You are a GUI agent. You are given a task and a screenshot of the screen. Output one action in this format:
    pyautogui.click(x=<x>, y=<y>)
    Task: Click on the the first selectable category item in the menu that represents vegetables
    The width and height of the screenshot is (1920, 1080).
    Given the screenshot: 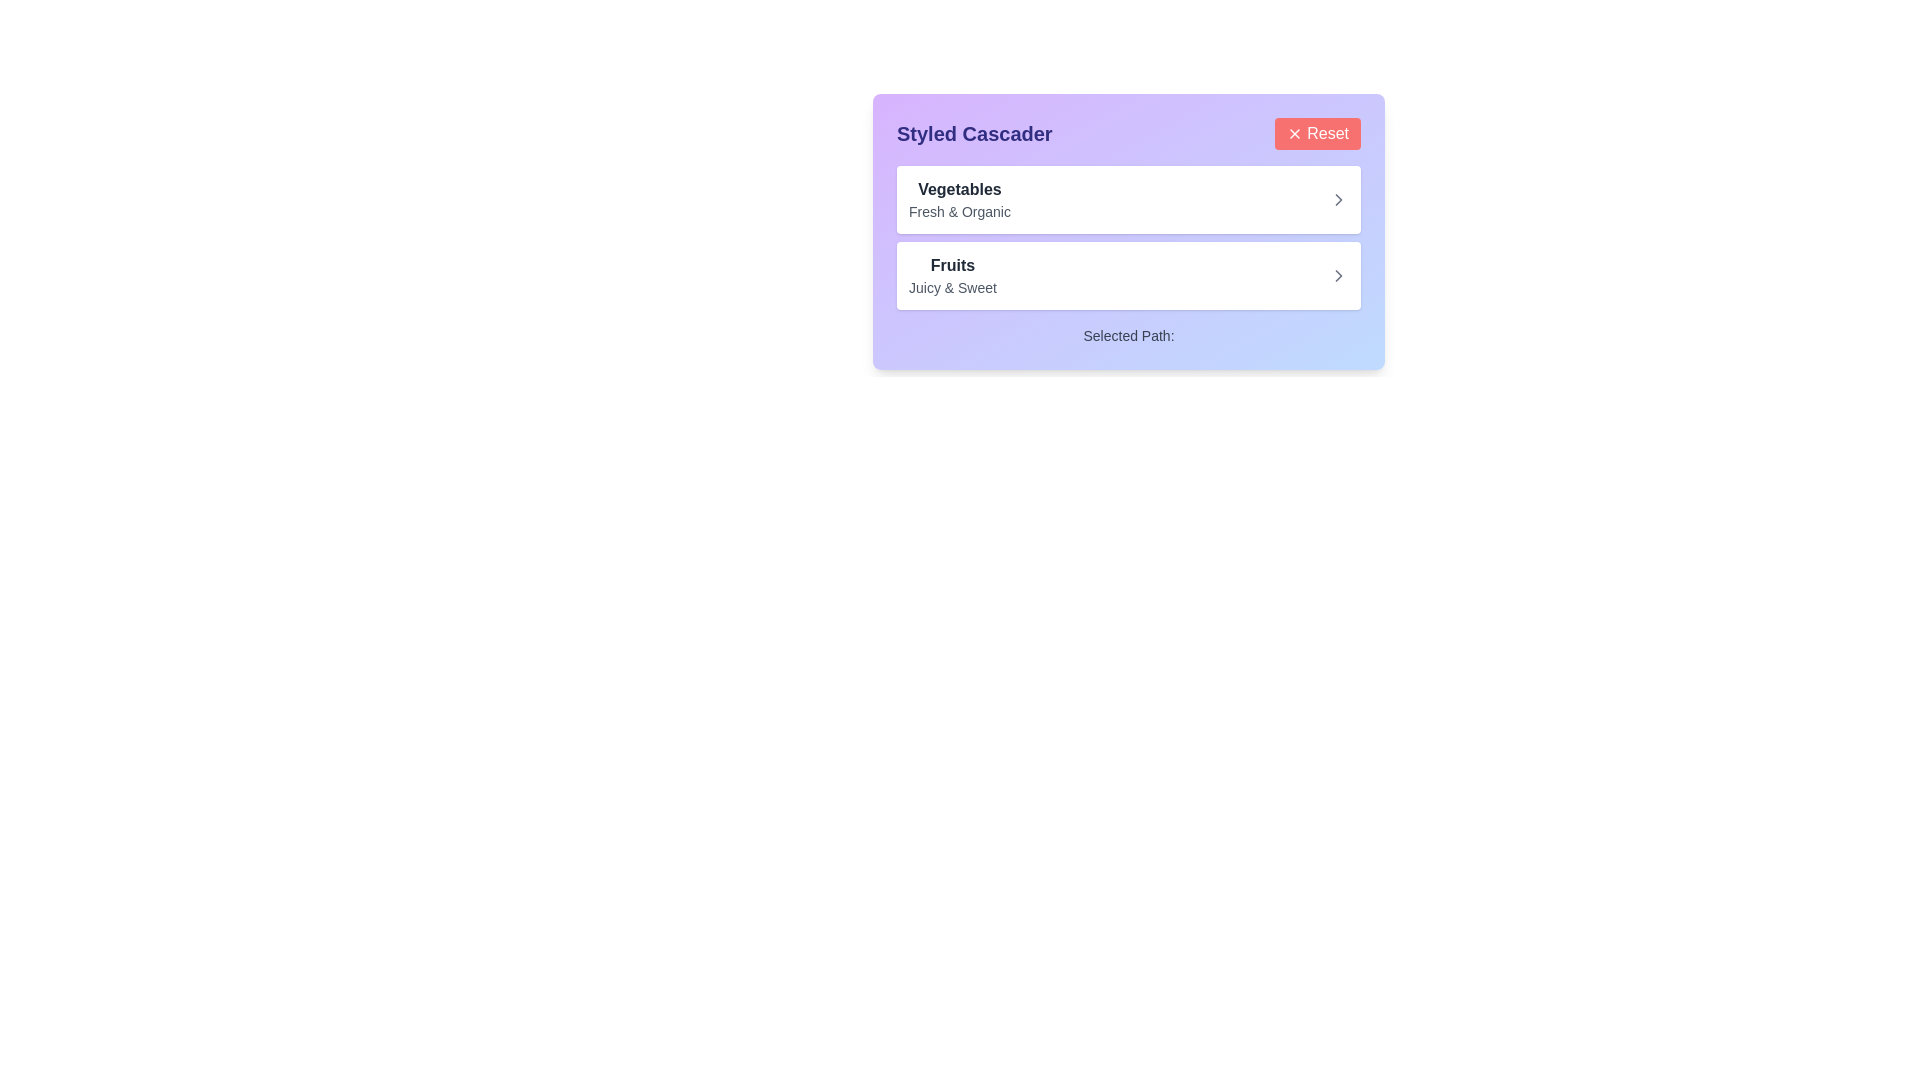 What is the action you would take?
    pyautogui.click(x=1128, y=200)
    